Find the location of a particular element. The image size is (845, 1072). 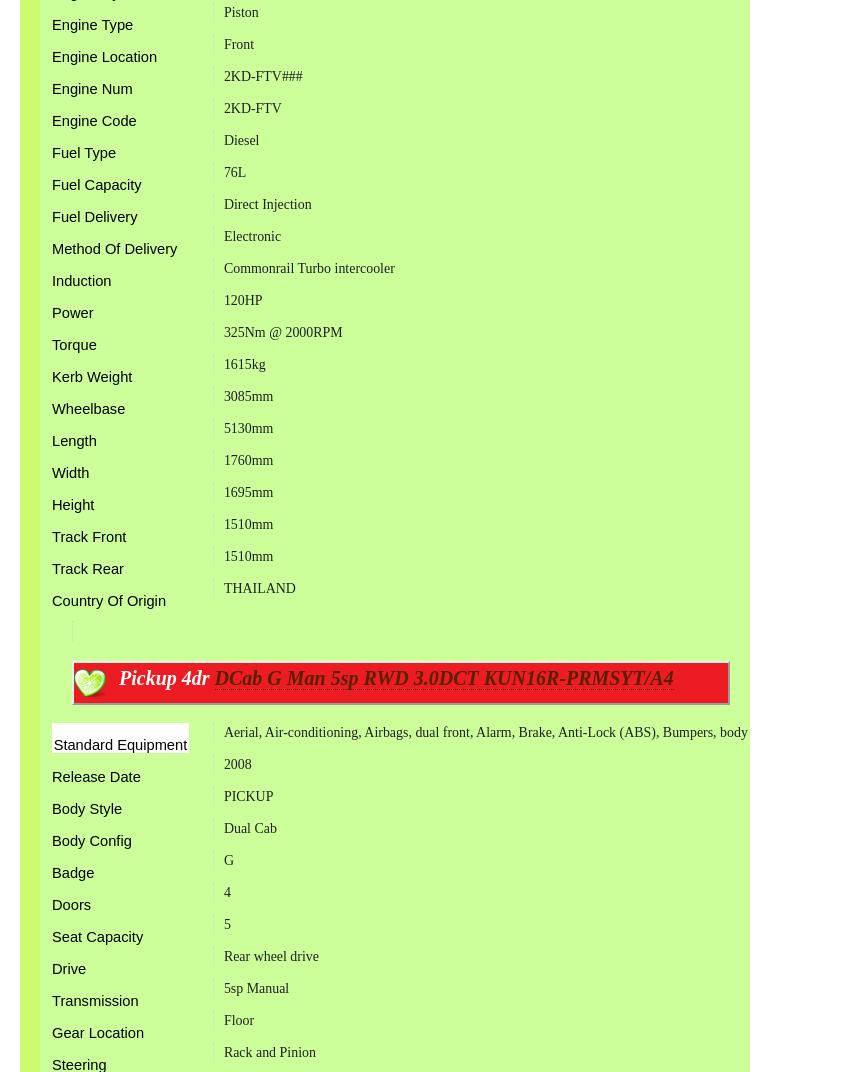

'4' is located at coordinates (221, 892).